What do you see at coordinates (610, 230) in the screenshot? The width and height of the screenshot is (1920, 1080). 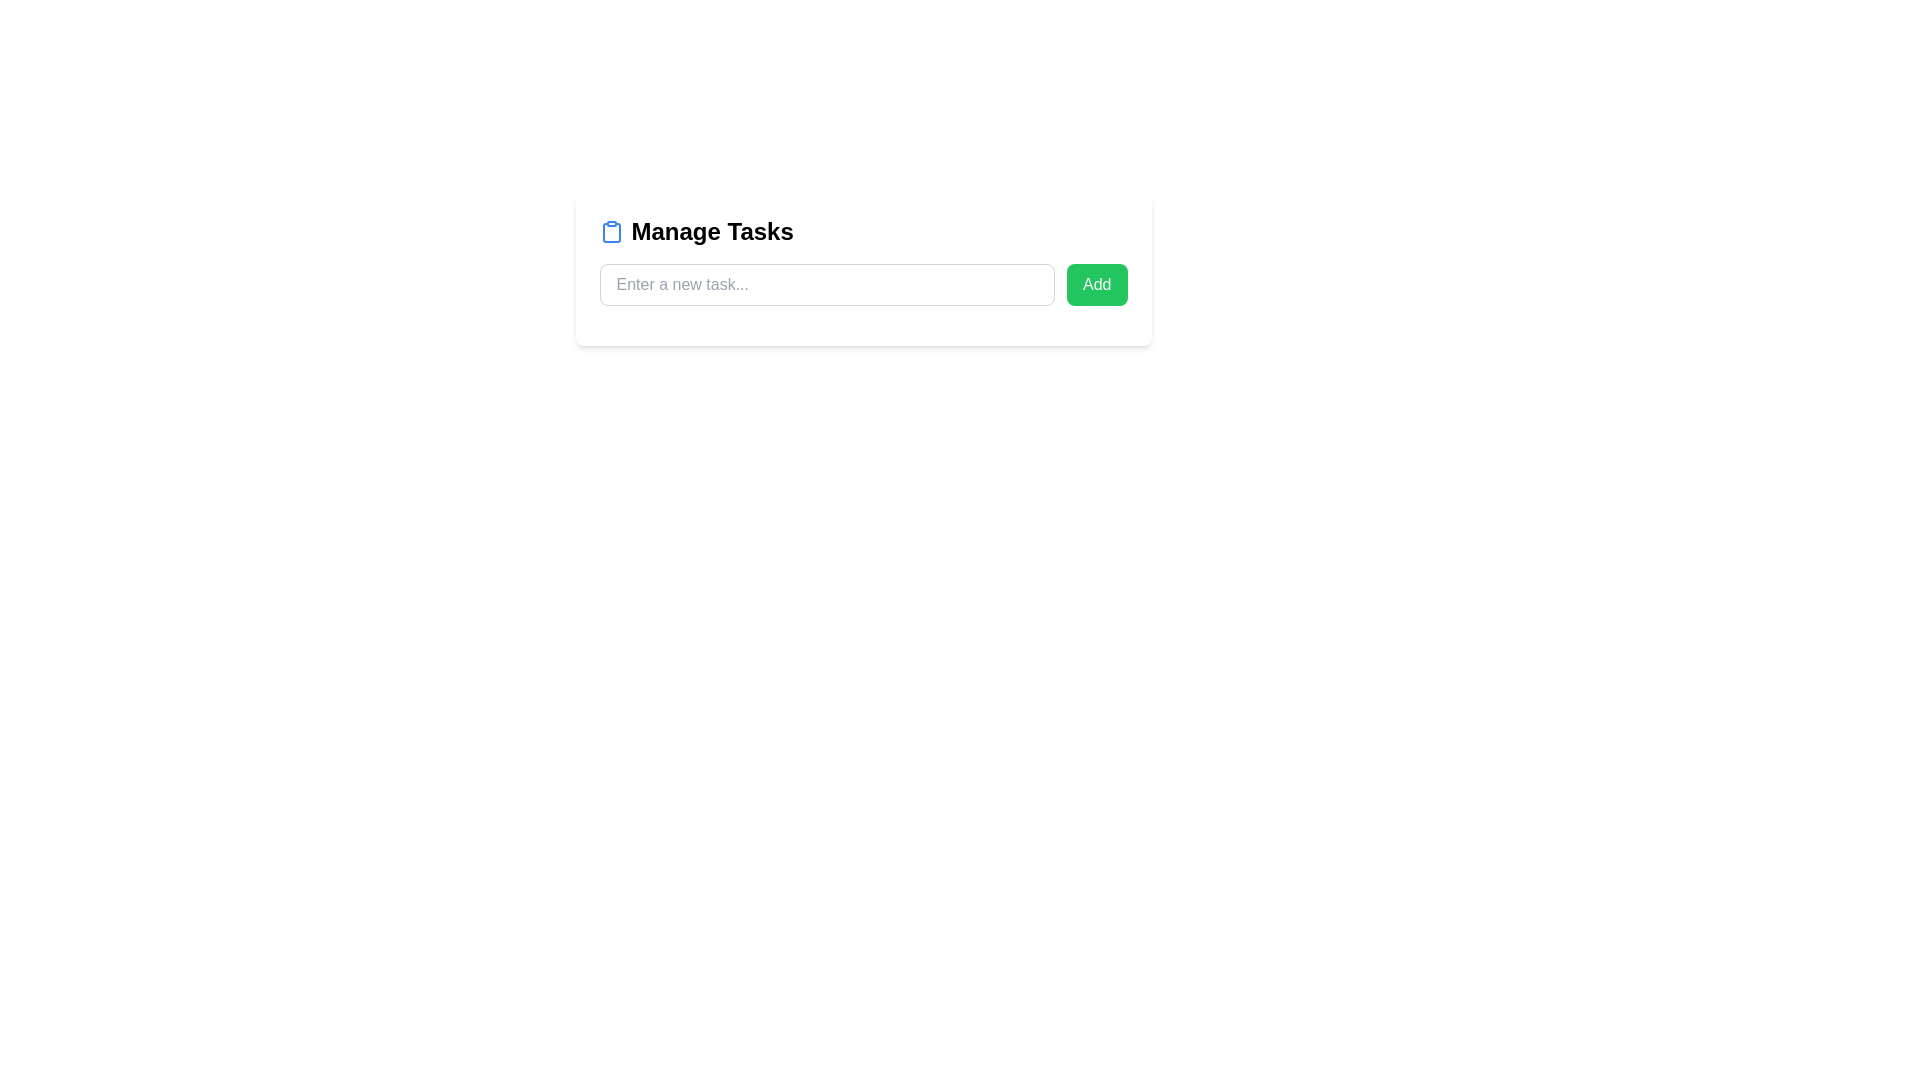 I see `the function of the clipboard icon located to the far left within the 'Manage Tasks' header, adjacent to the text and vertically aligned with it` at bounding box center [610, 230].